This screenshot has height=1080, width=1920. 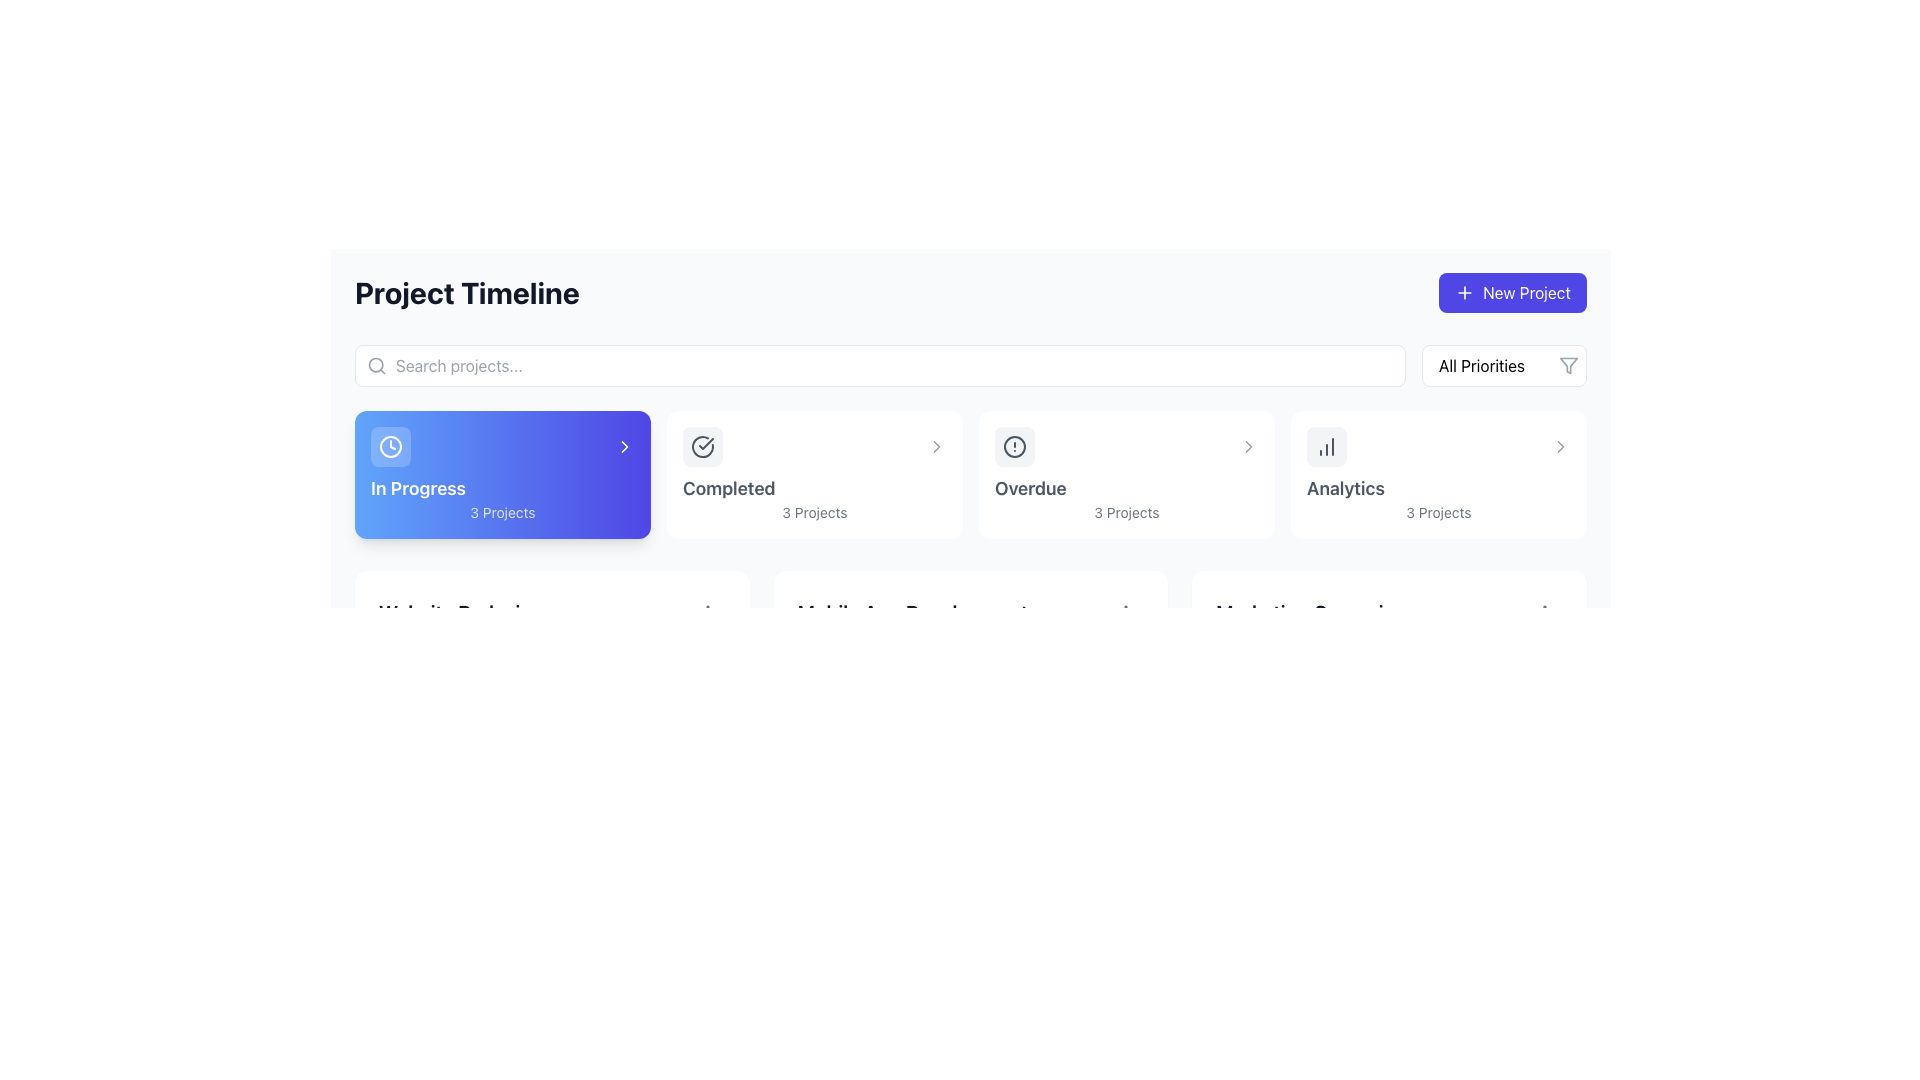 I want to click on the alert icon representing an overdue notification, which is styled as a circle with a border and an inner exclamation mark, located at the center of the overdue card, so click(x=1014, y=446).